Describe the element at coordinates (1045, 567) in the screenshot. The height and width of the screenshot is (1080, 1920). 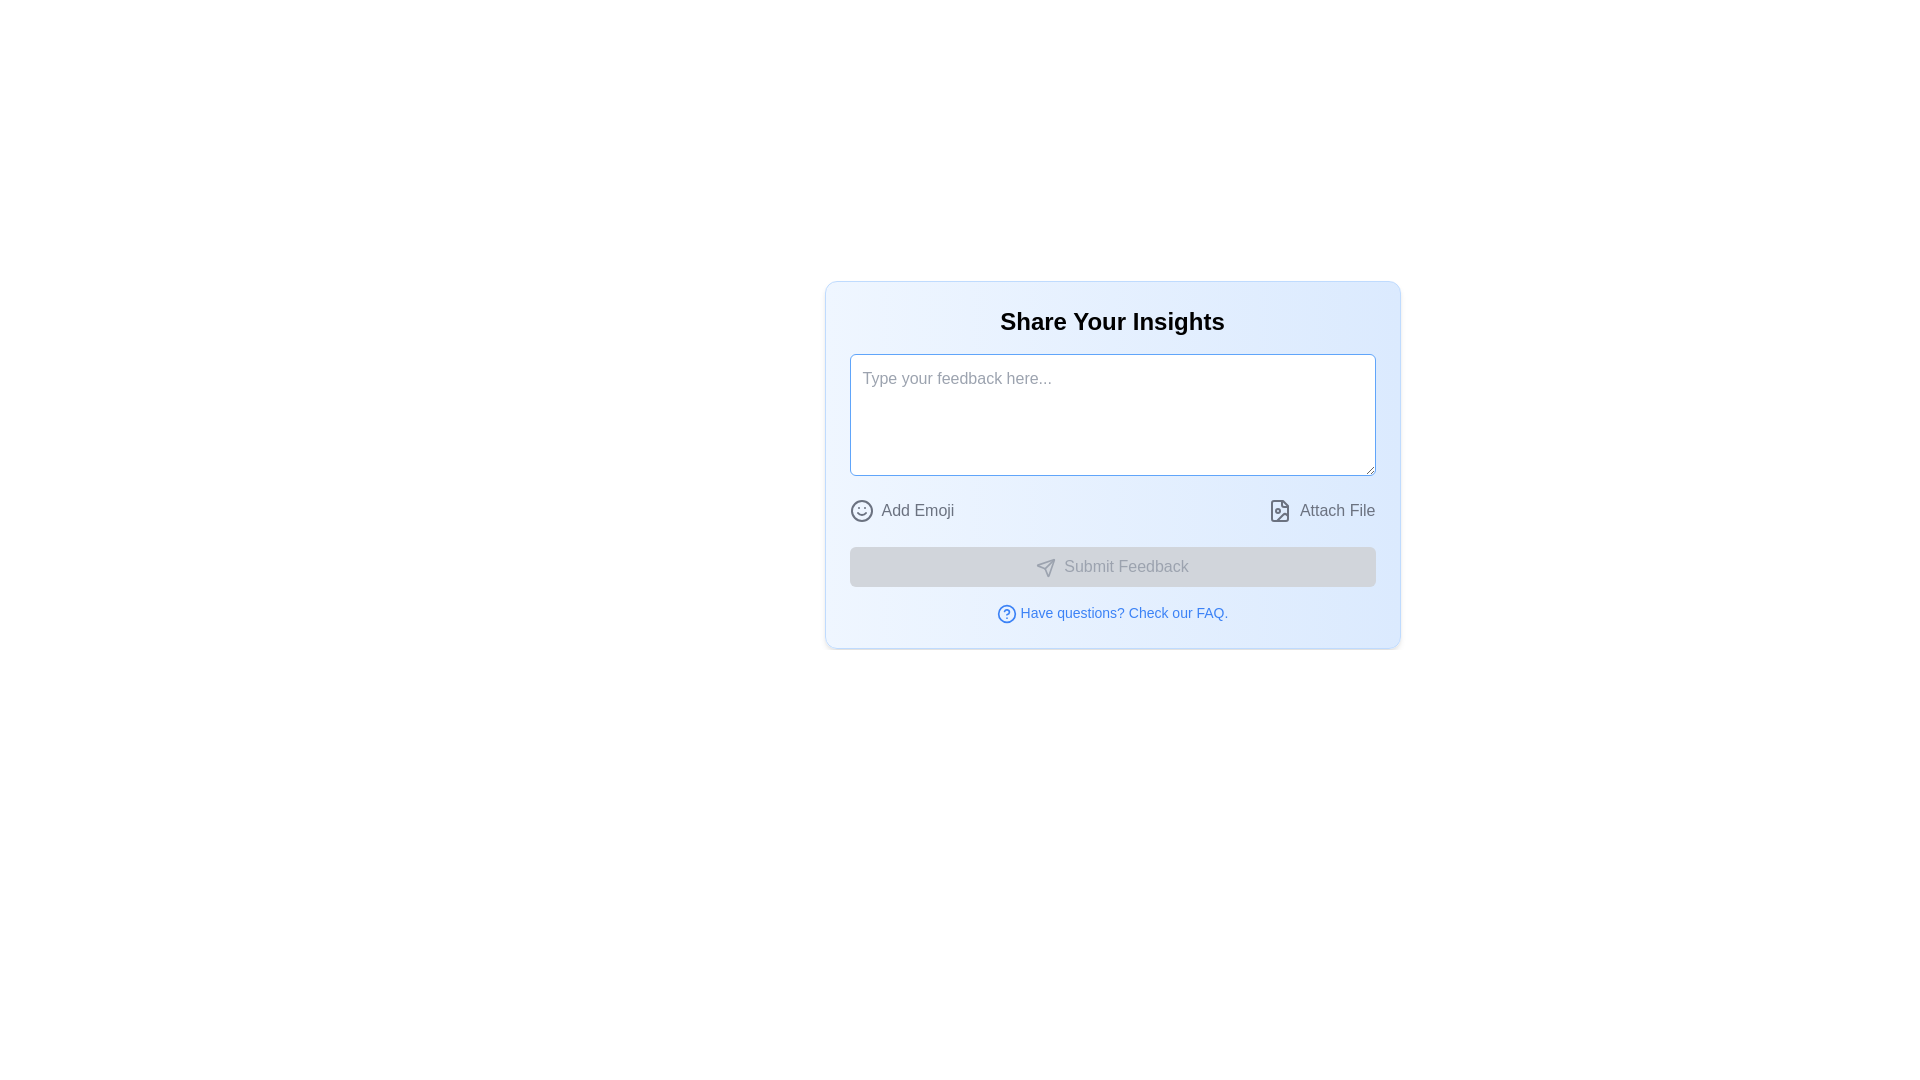
I see `the decorative icon to the left of the 'Submit Feedback' text inside the feedback button located at the center bottom area of the window` at that location.